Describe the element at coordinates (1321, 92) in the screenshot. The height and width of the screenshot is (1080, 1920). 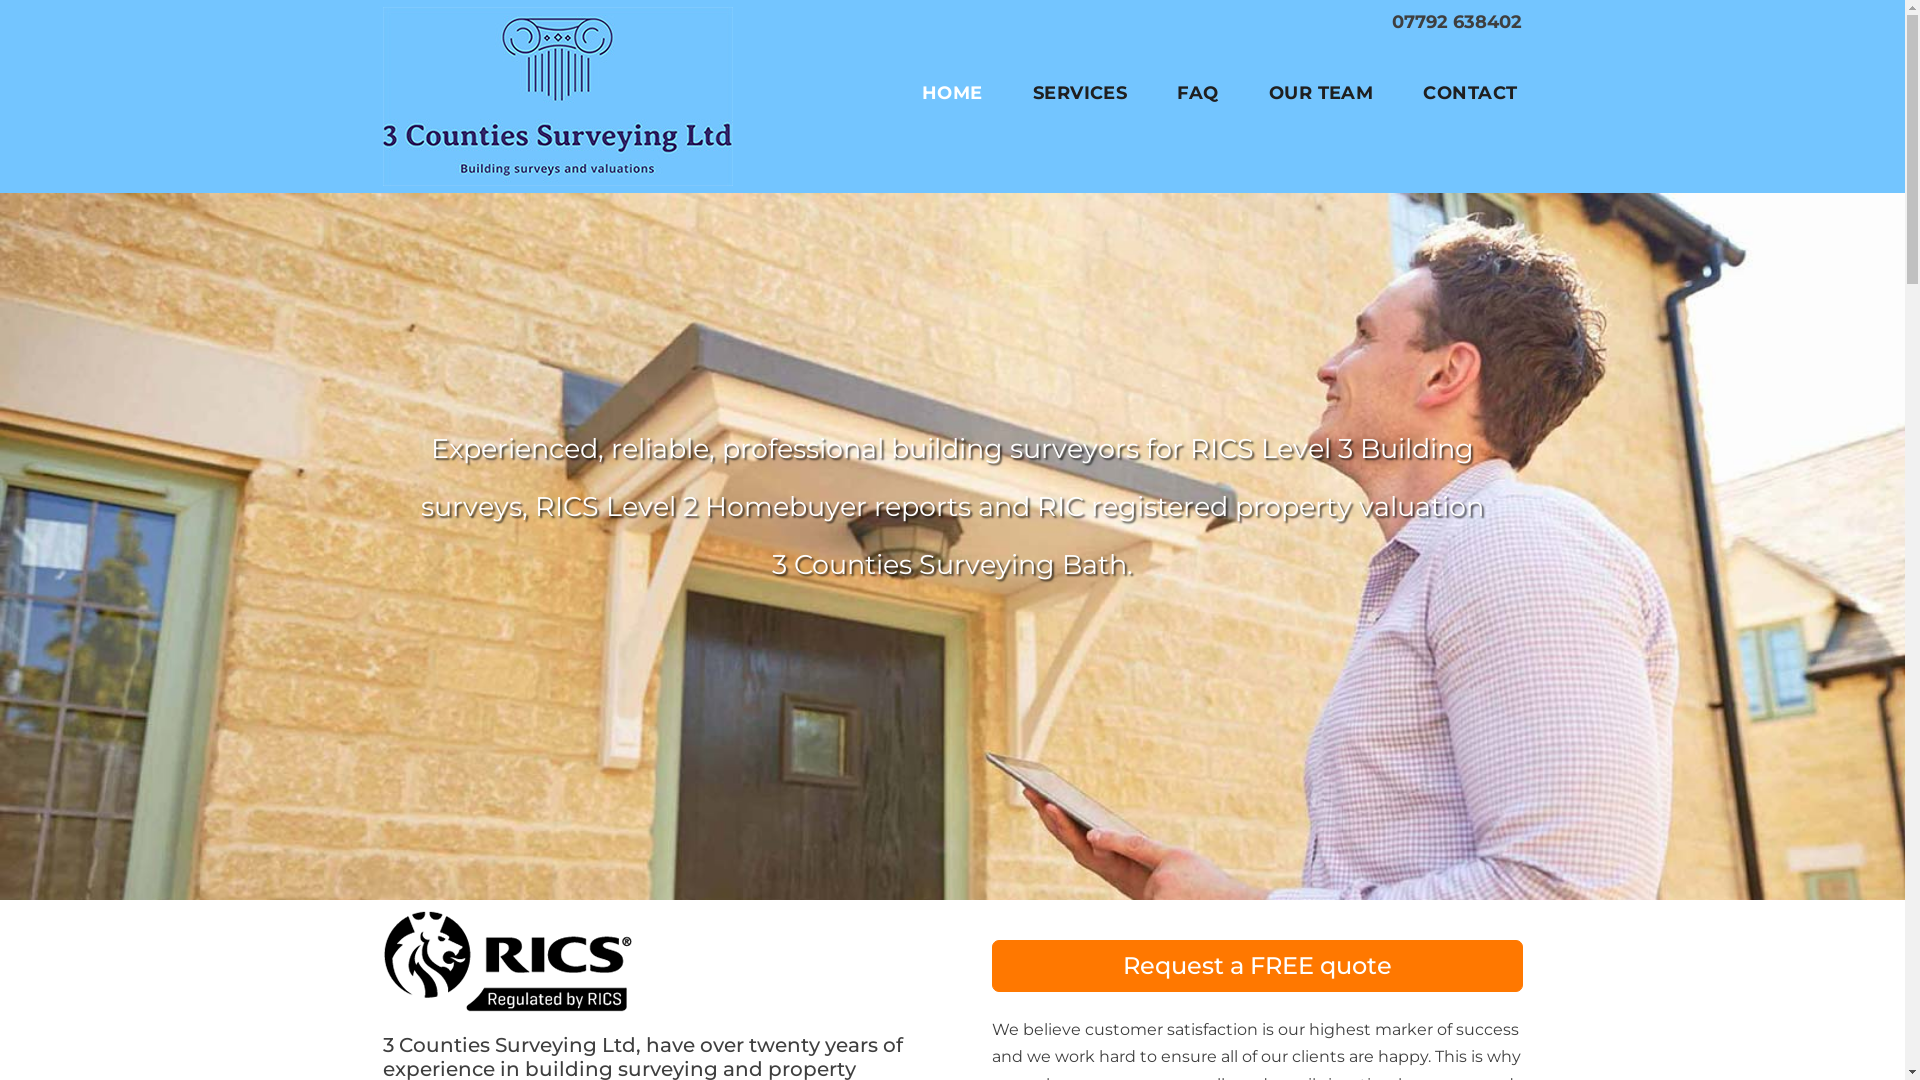
I see `'OUR TEAM'` at that location.